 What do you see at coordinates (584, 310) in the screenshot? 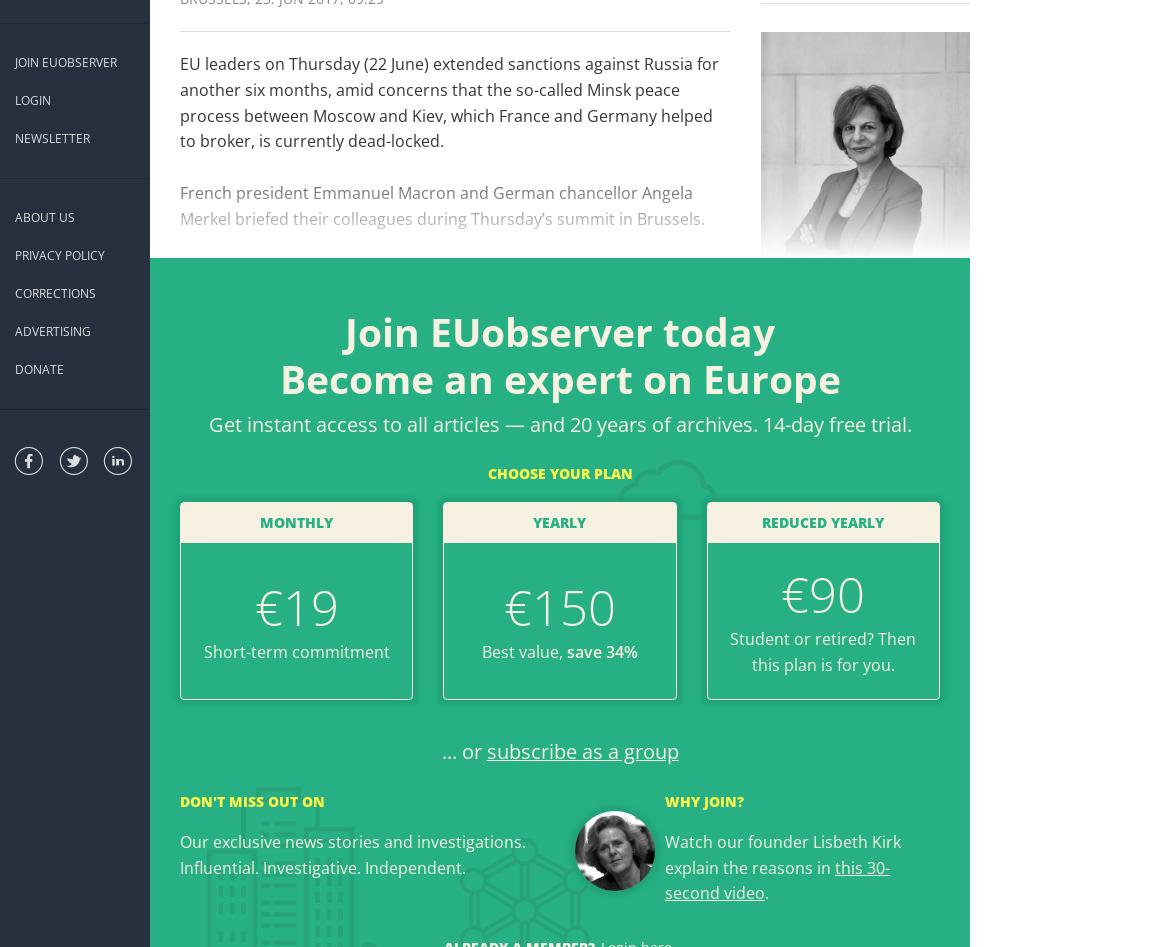
I see `'WhatsApp'` at bounding box center [584, 310].